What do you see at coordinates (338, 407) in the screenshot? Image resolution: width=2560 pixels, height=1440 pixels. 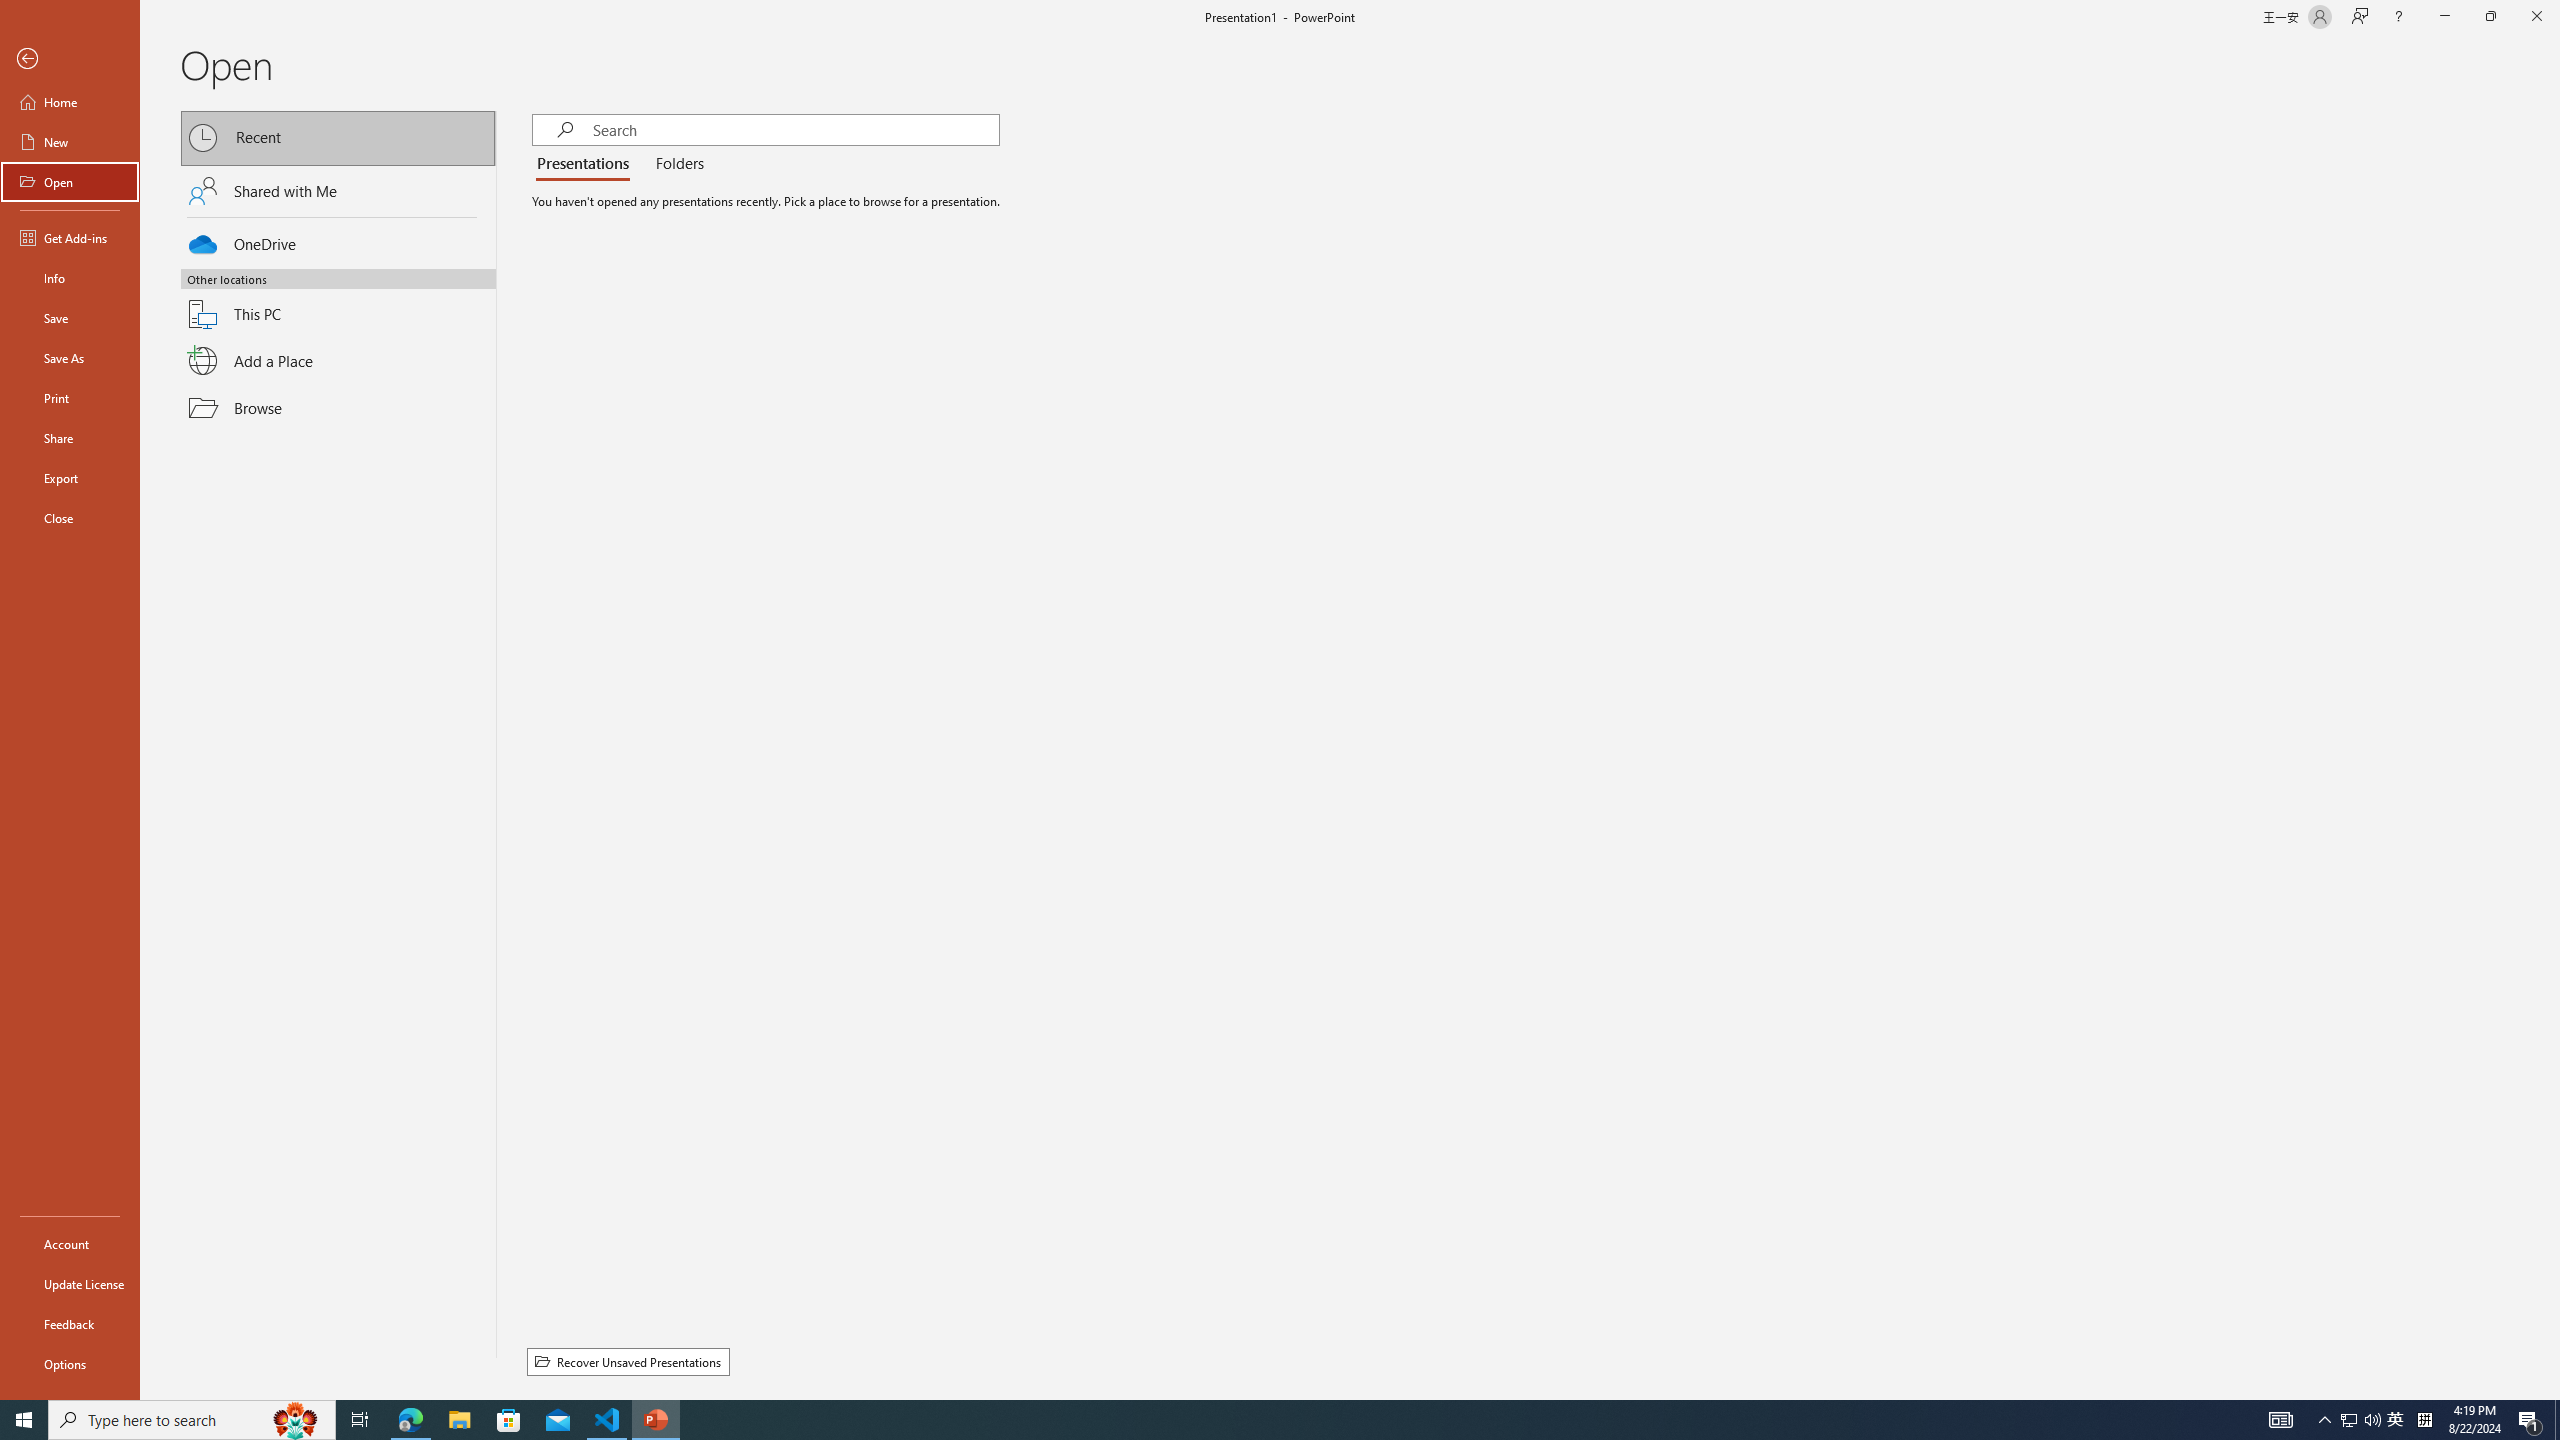 I see `'Browse'` at bounding box center [338, 407].